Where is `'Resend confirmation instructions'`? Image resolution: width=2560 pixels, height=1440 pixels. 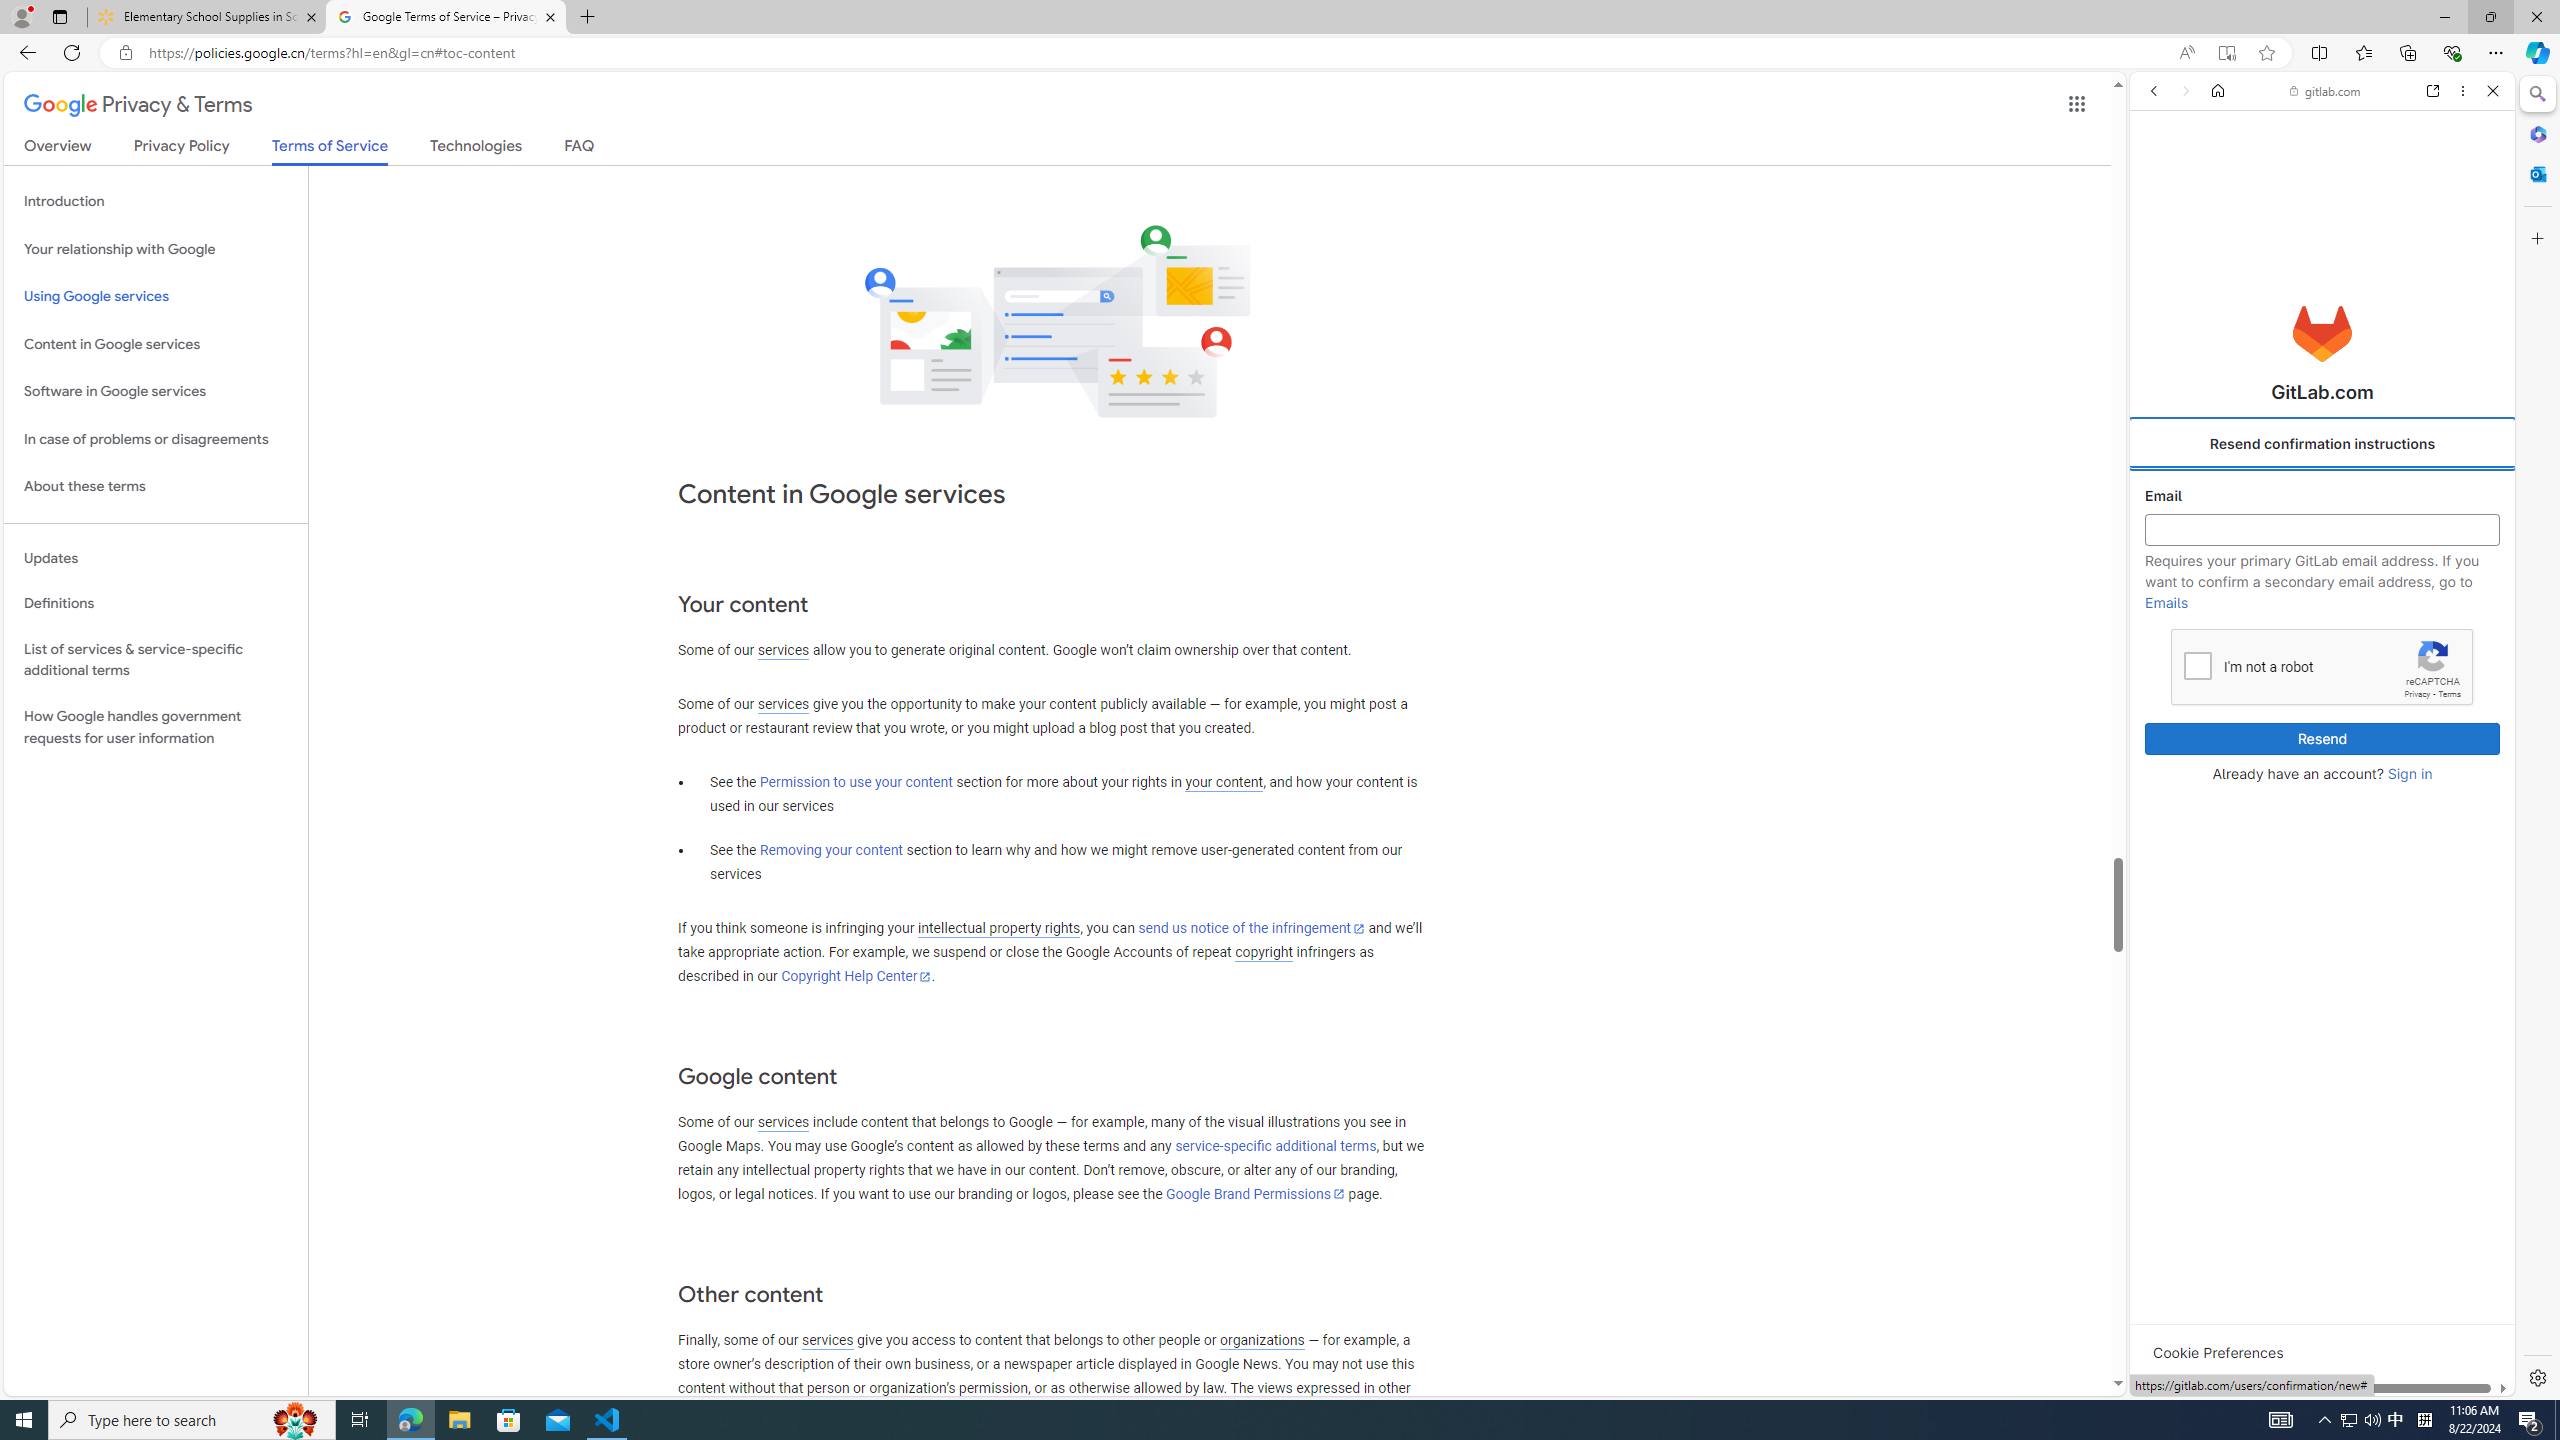
'Resend confirmation instructions' is located at coordinates (2323, 444).